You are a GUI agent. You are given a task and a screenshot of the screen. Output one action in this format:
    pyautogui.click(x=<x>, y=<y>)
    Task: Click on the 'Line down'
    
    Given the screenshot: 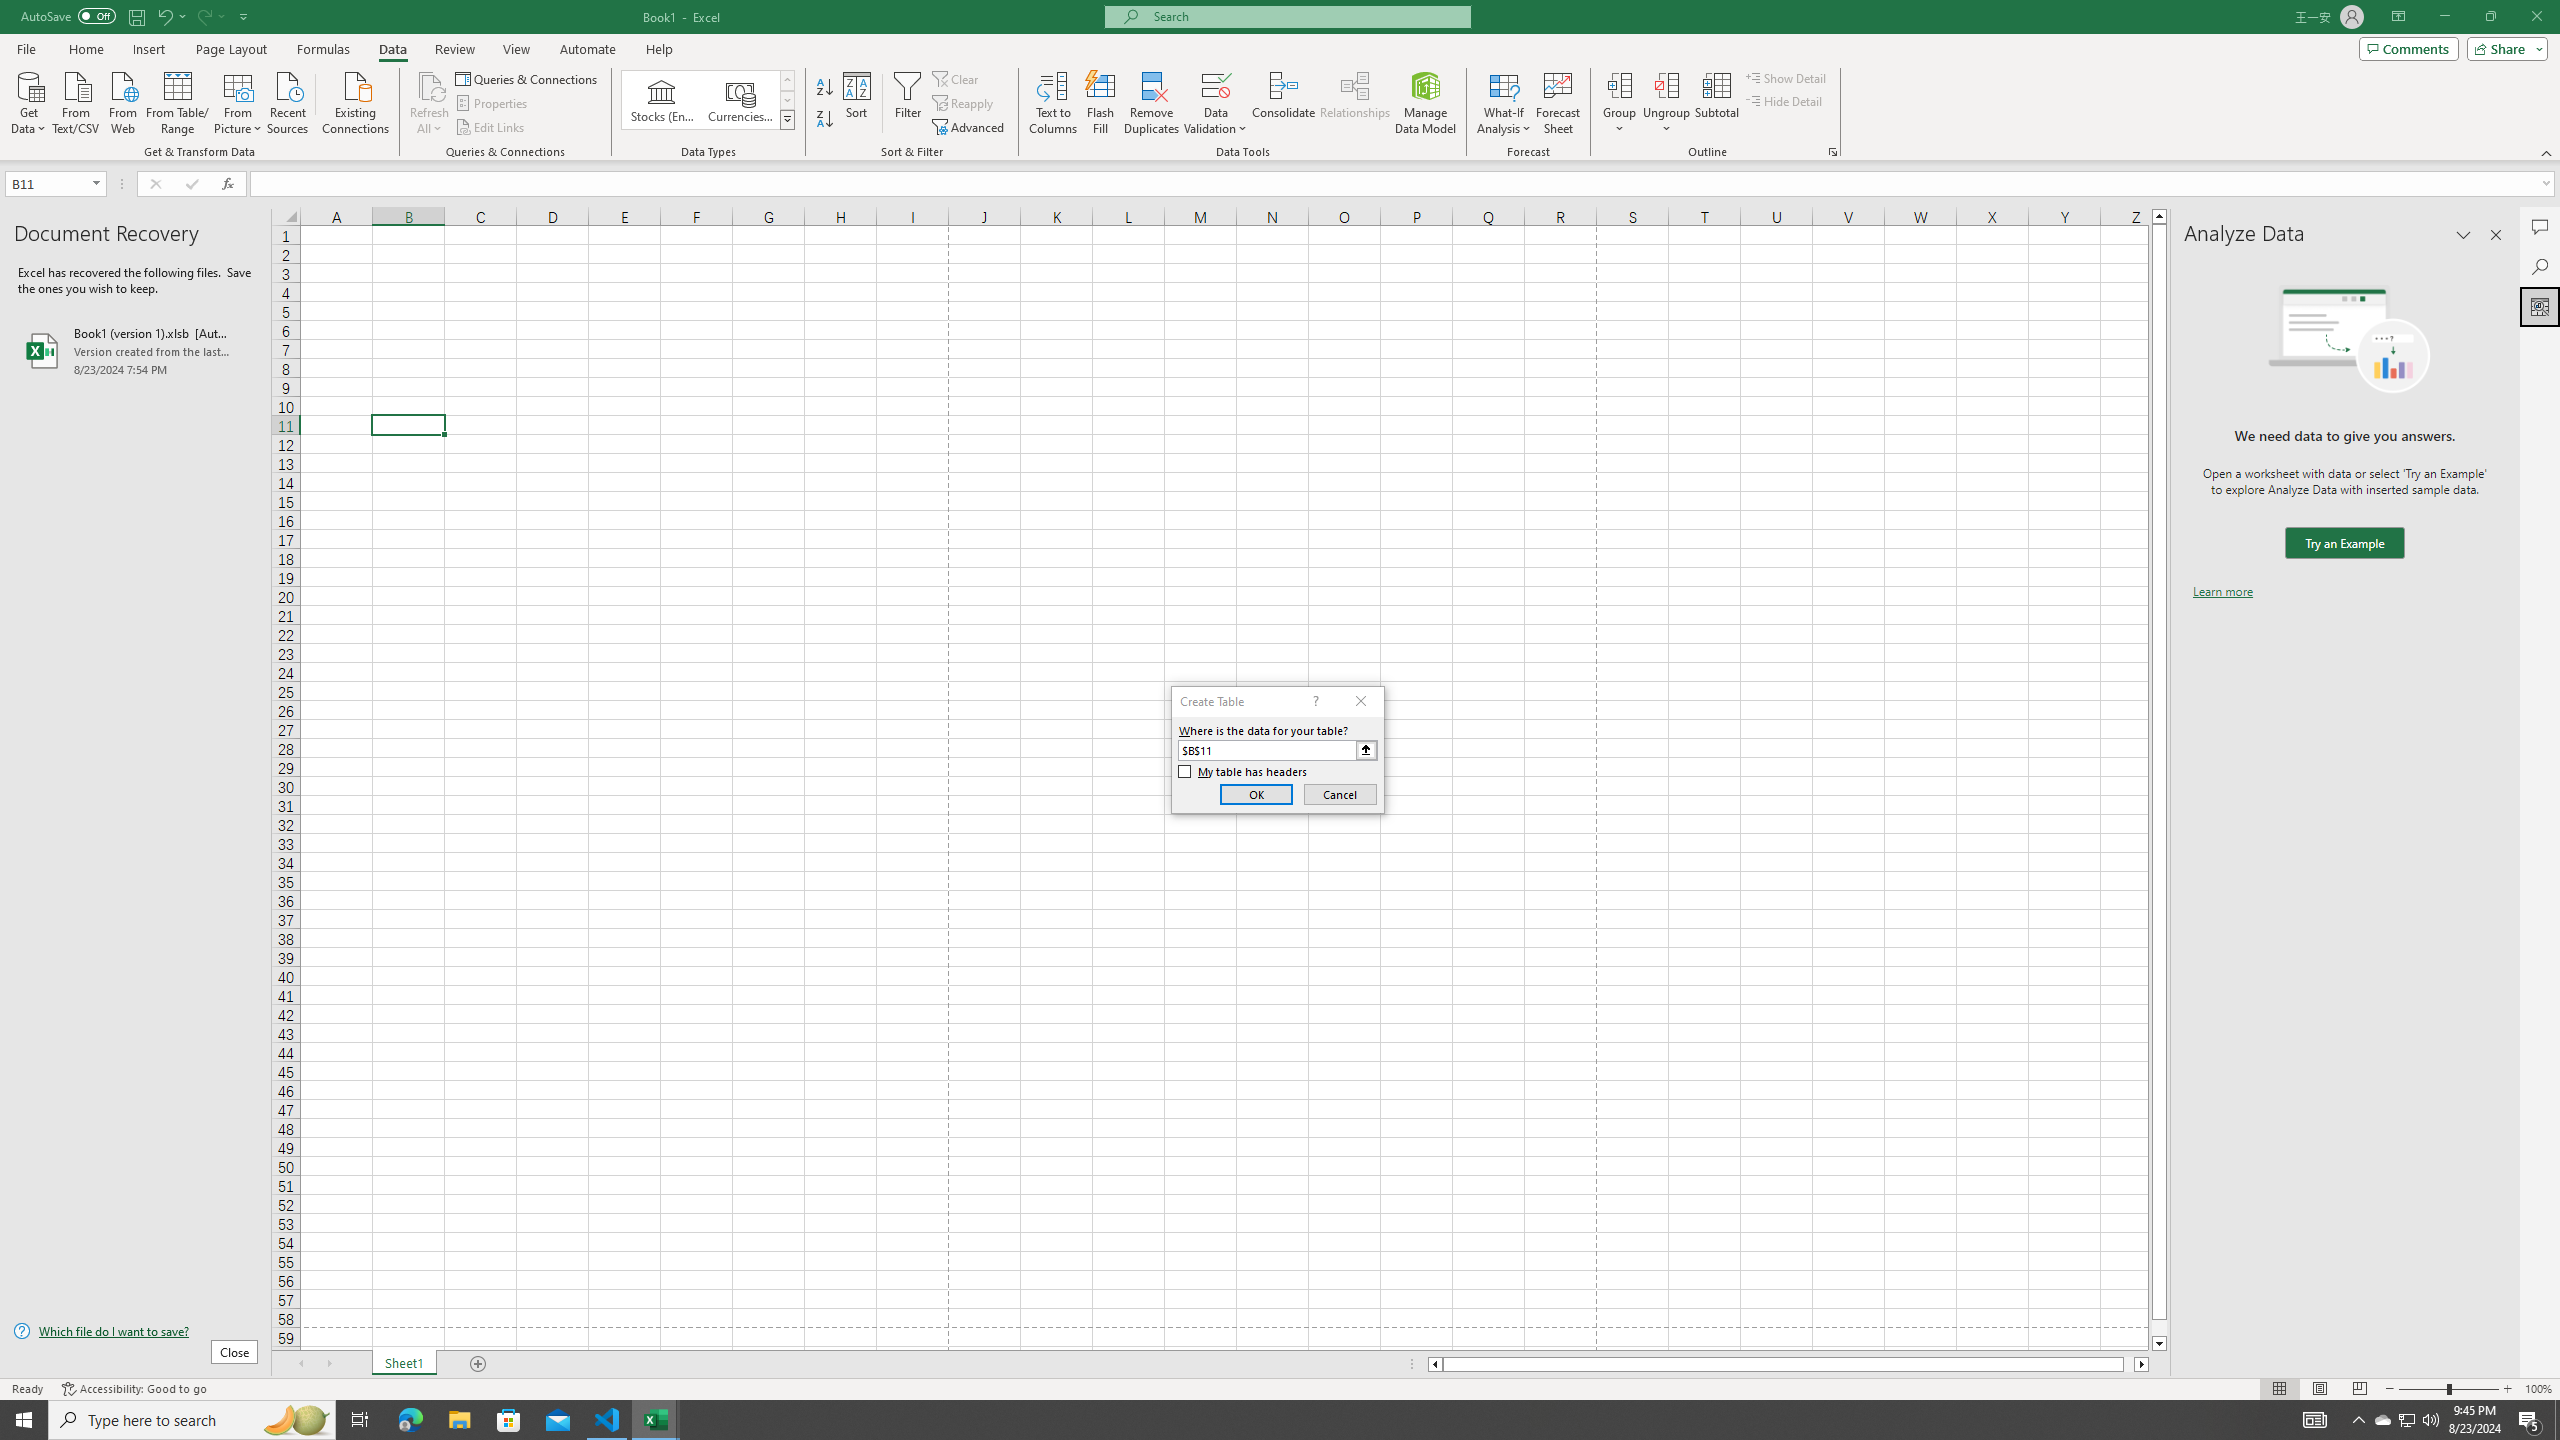 What is the action you would take?
    pyautogui.click(x=2159, y=1344)
    